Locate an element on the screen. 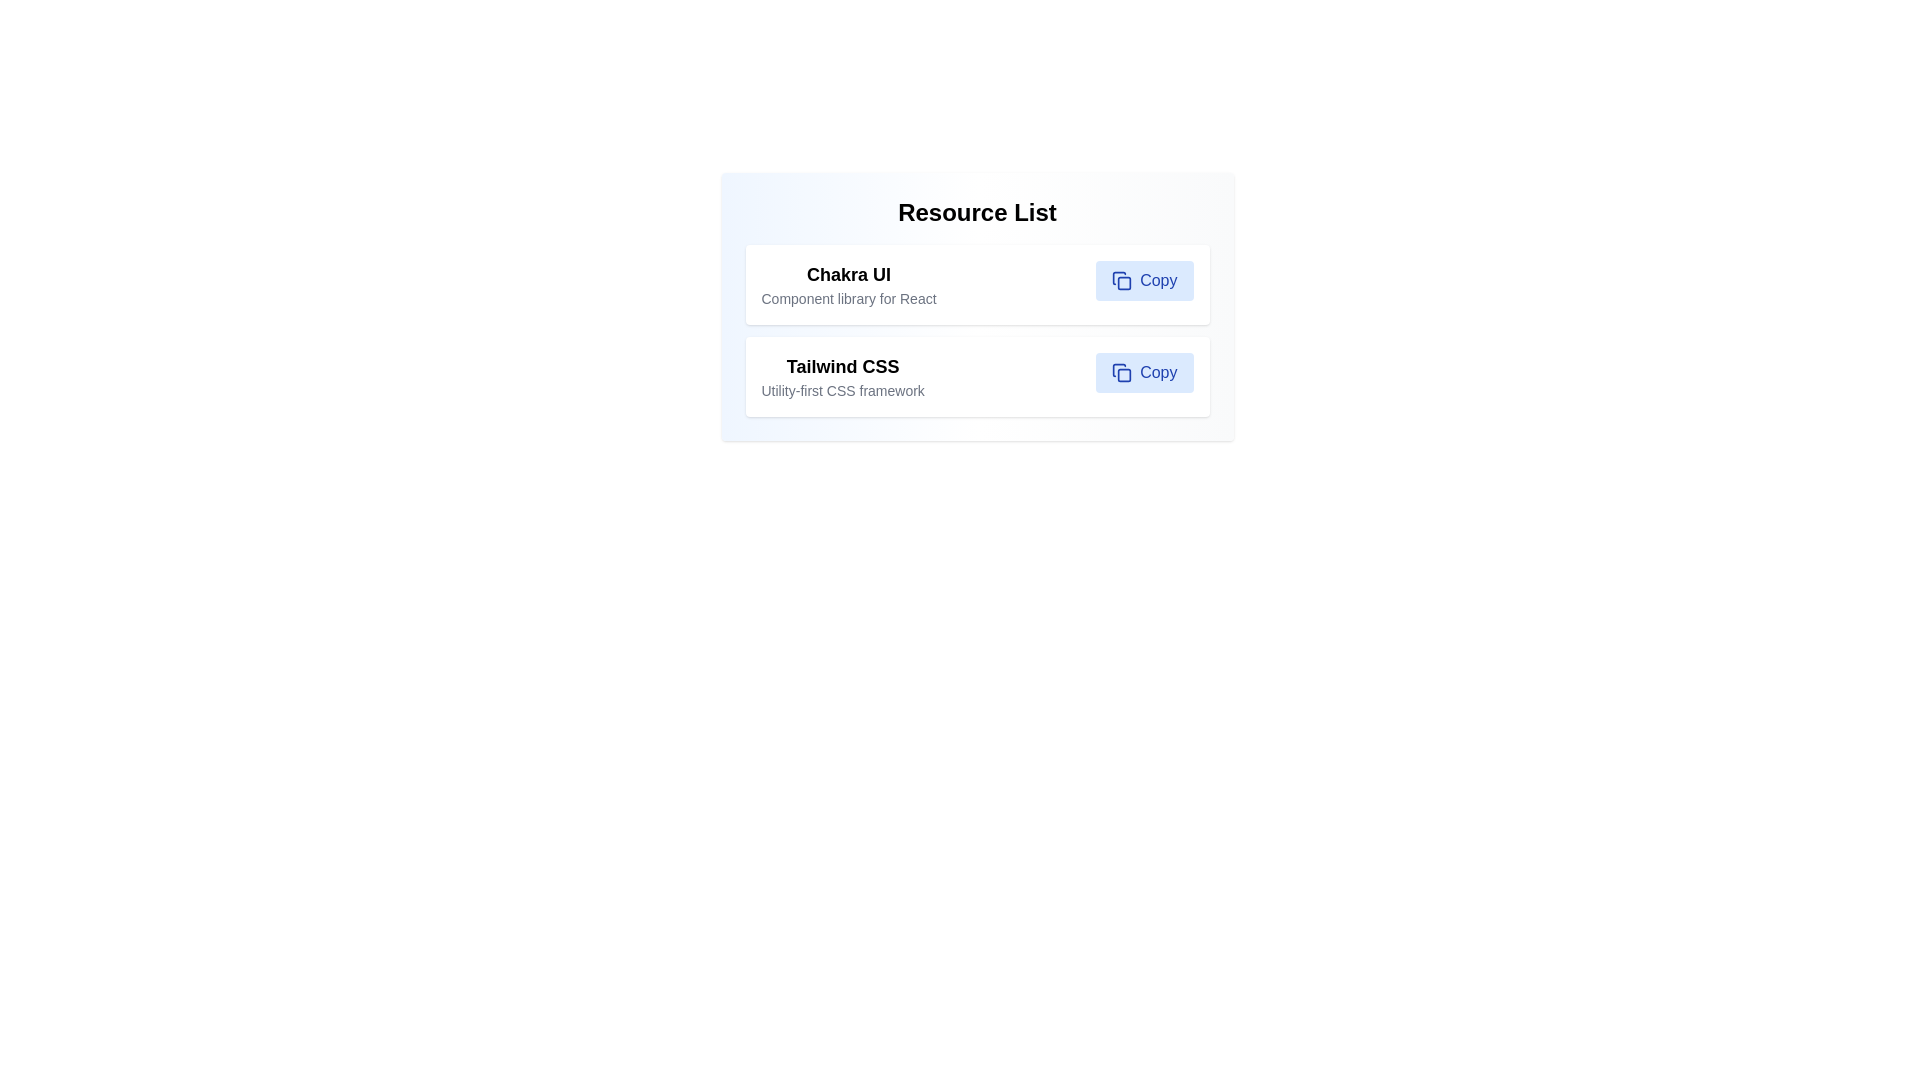  the second icon in the right section of the 'Tailwind CSS' row to potentially reveal a tooltip is located at coordinates (1118, 370).